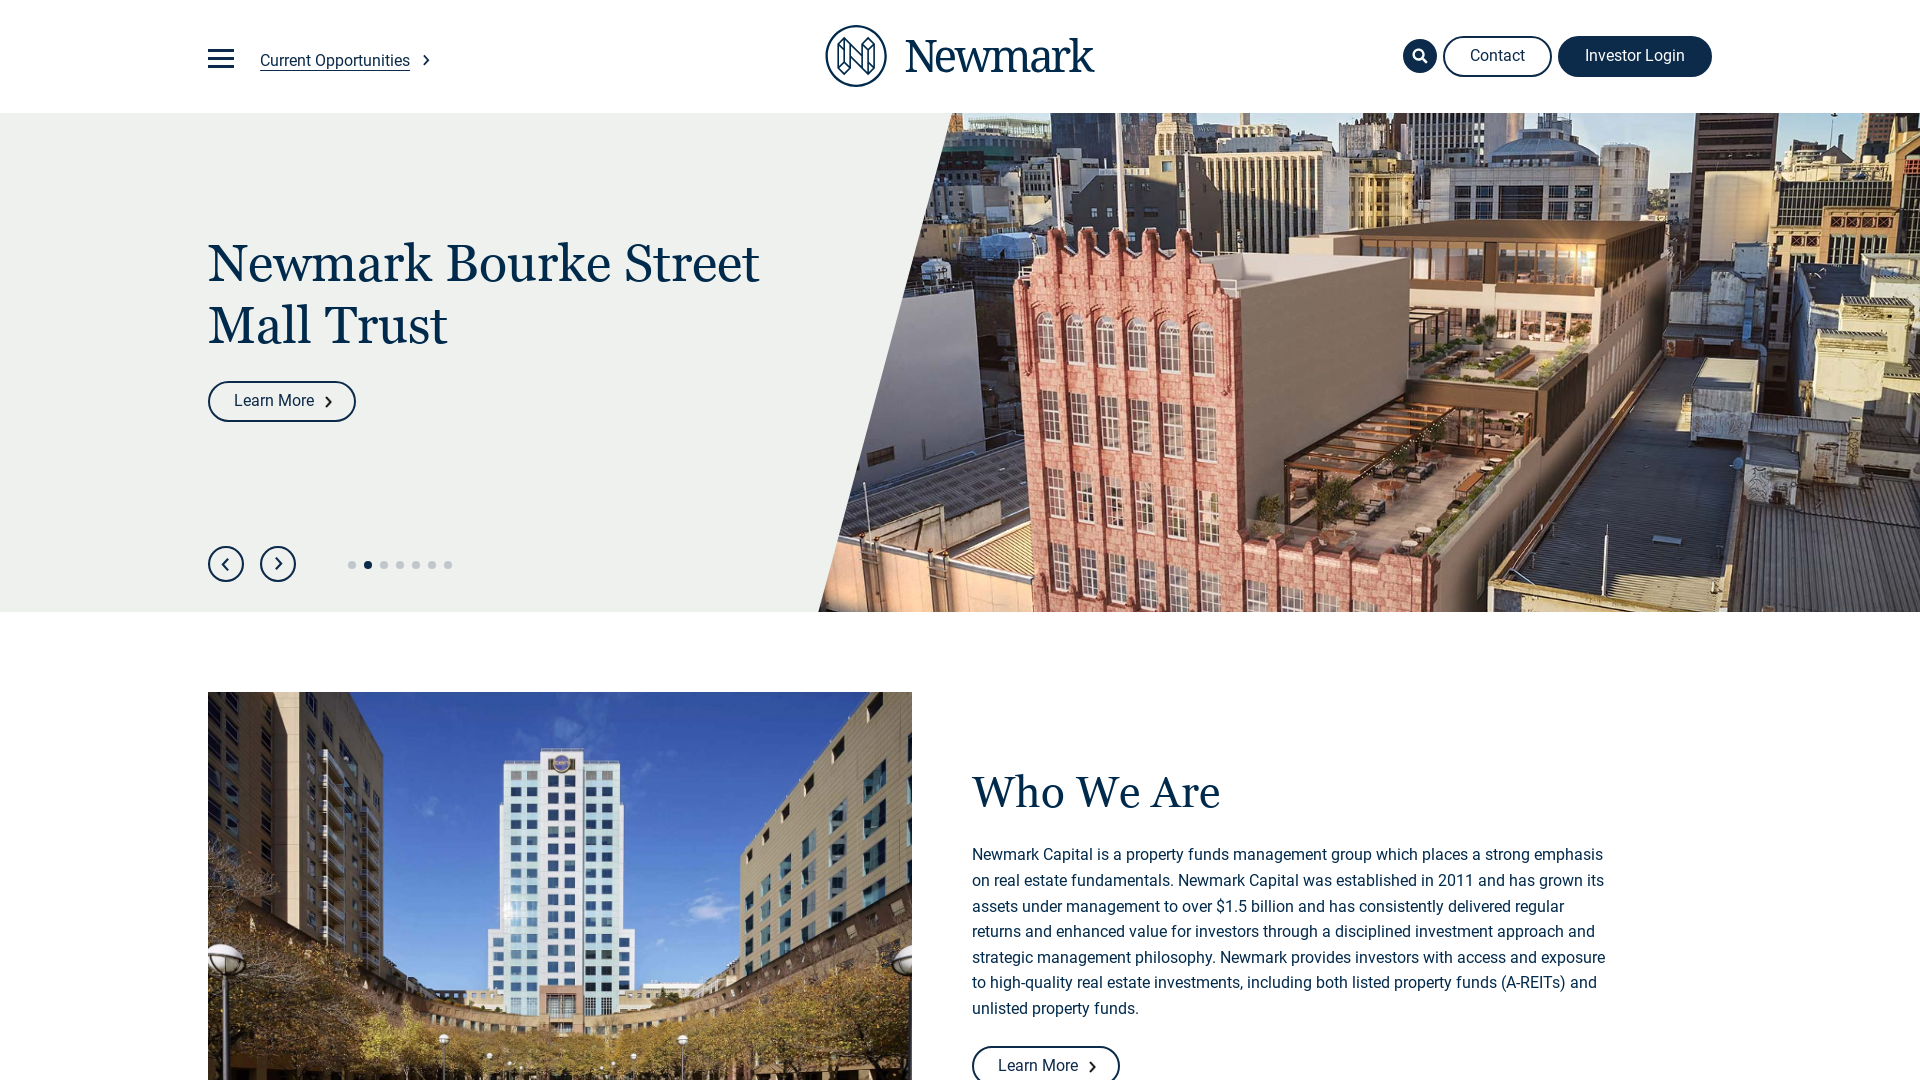  What do you see at coordinates (354, 562) in the screenshot?
I see `'1'` at bounding box center [354, 562].